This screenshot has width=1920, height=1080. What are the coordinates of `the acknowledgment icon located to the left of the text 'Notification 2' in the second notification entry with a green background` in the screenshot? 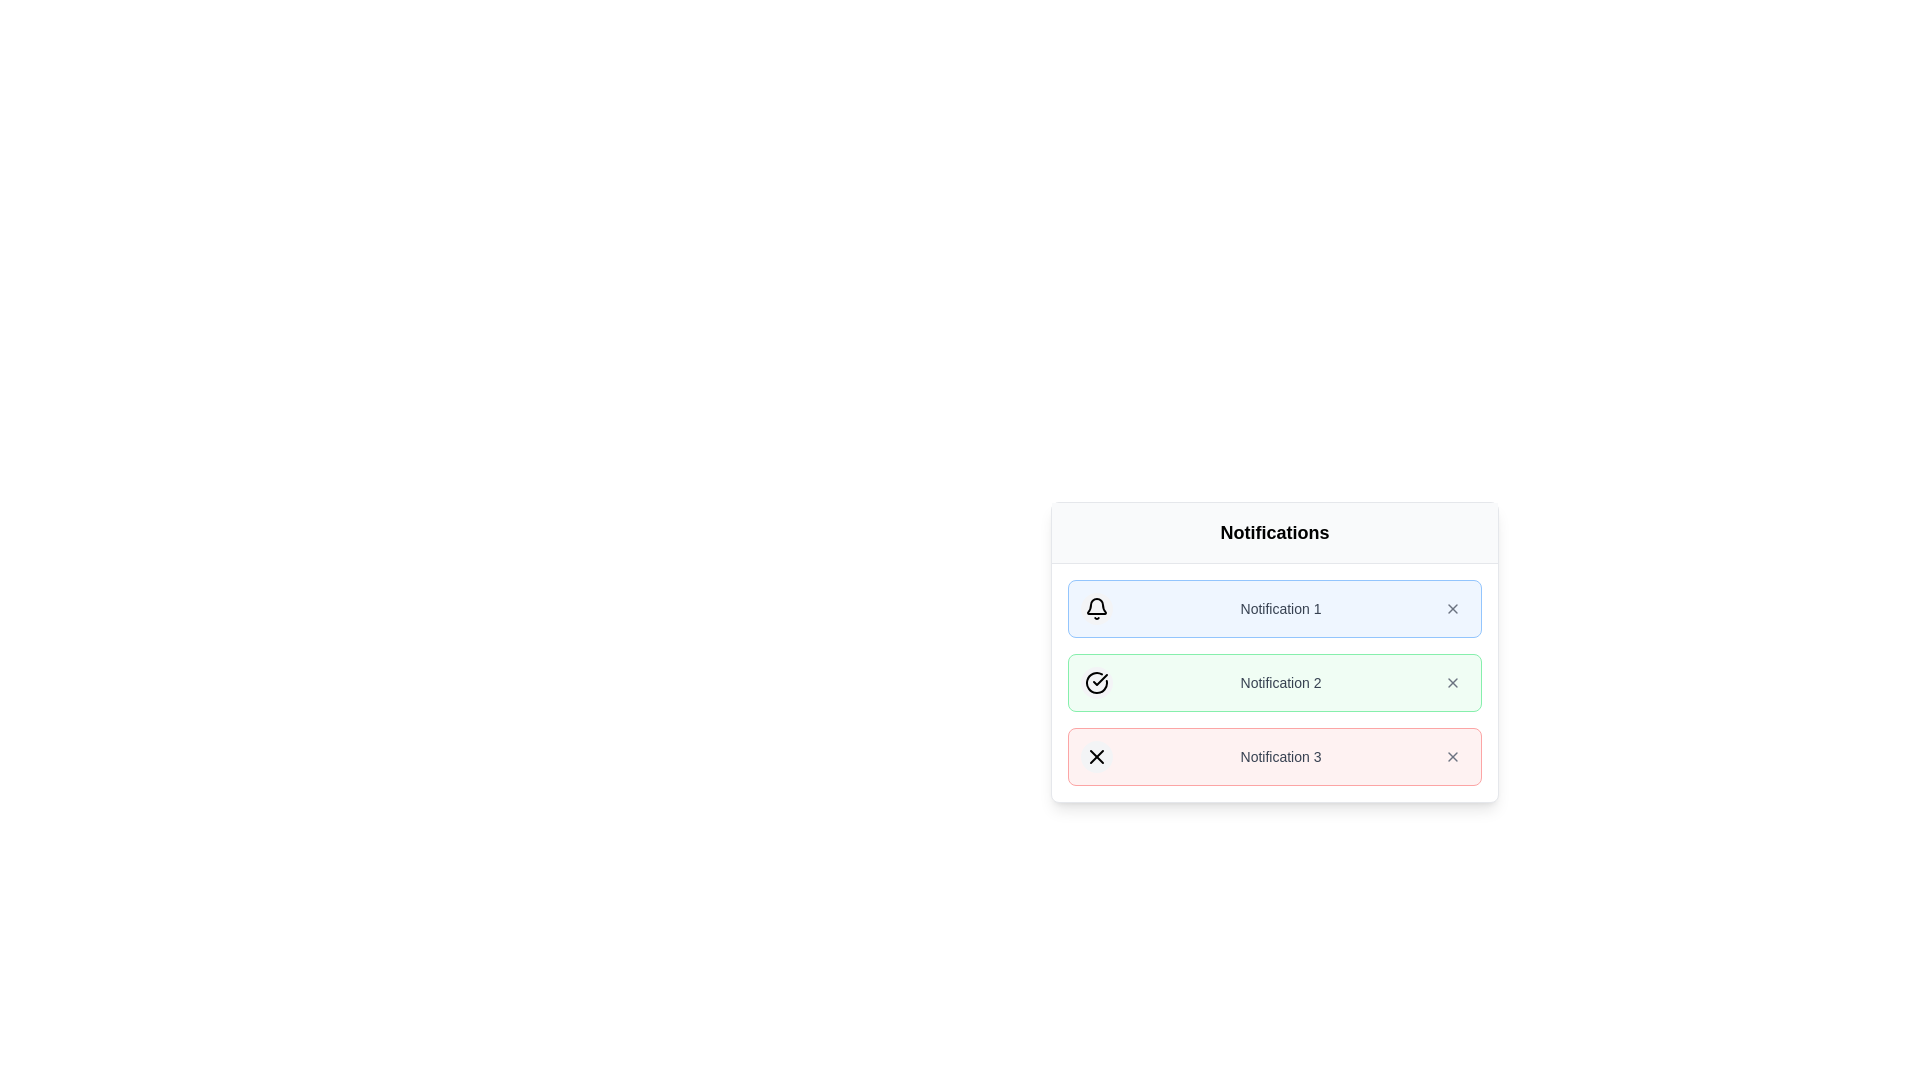 It's located at (1099, 678).